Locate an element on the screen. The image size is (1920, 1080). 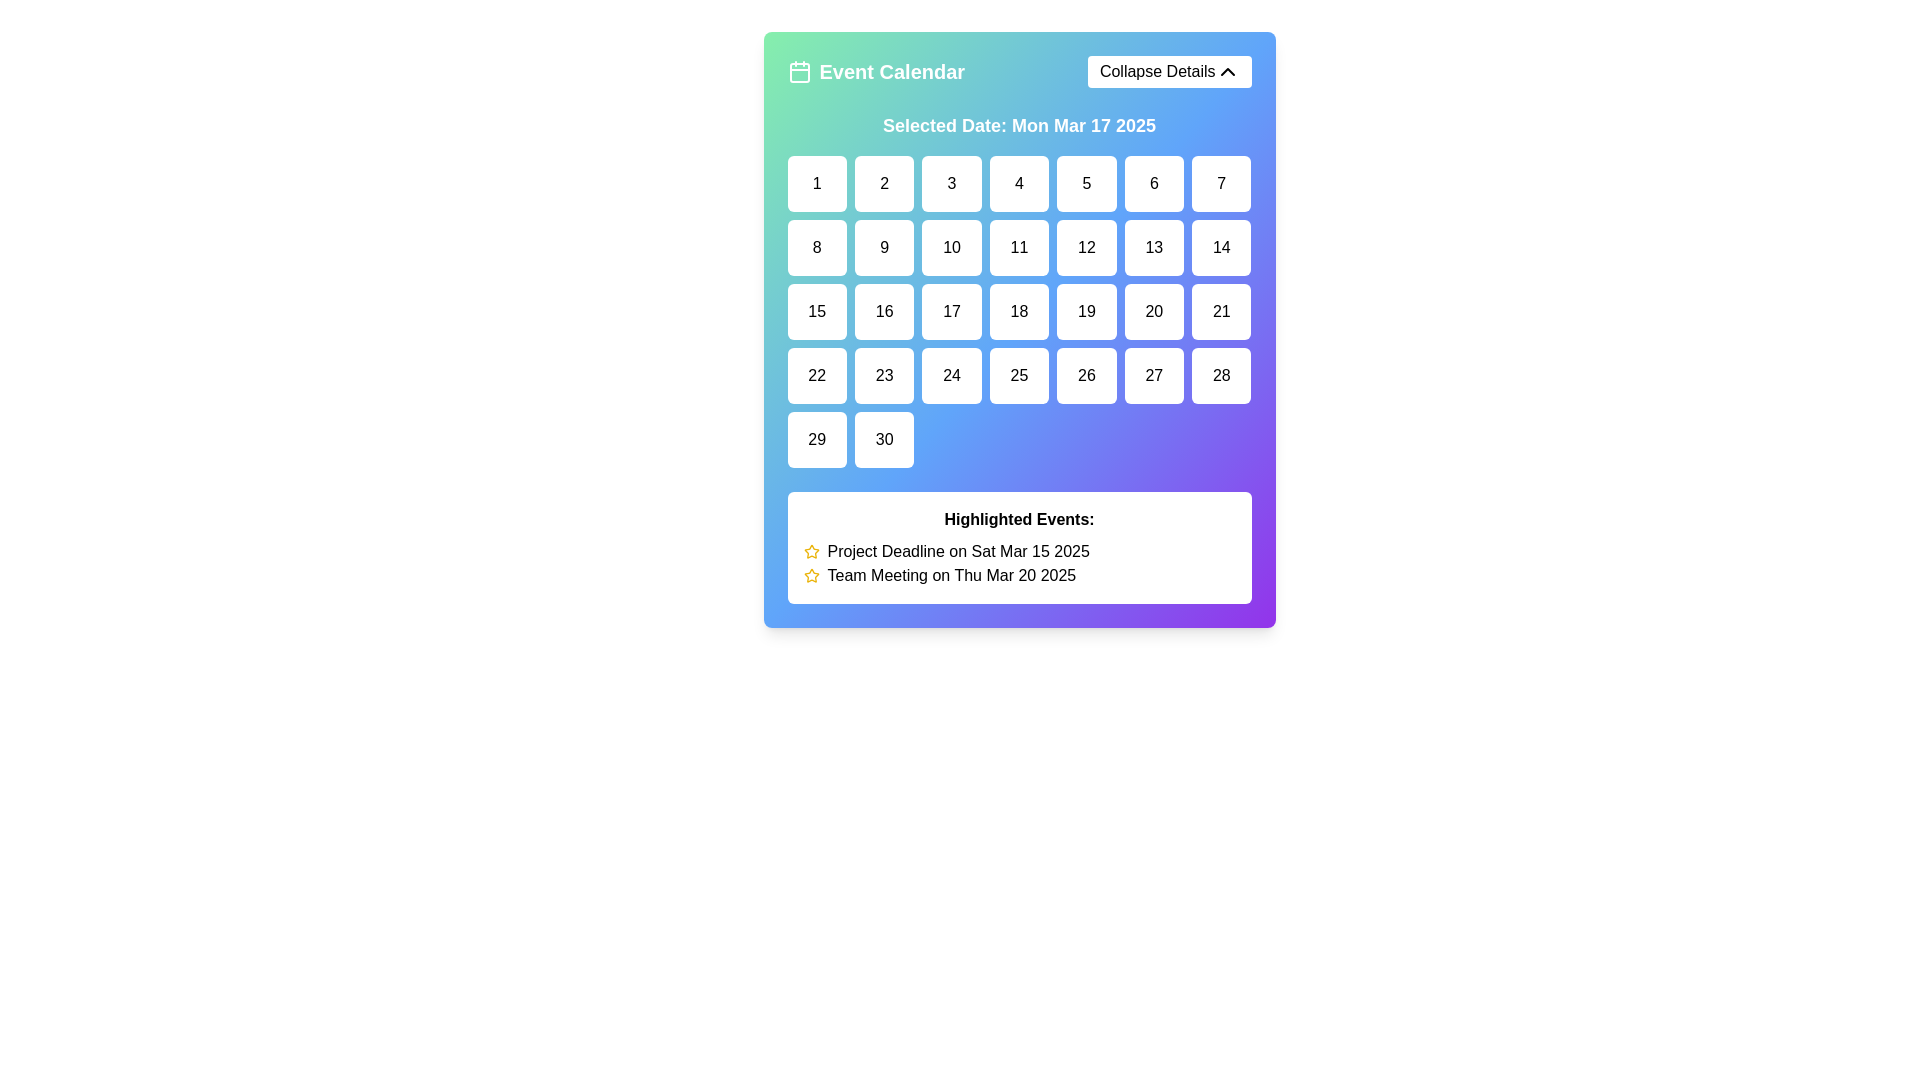
the grid cell displaying the number '18' with a white background and rounded corners is located at coordinates (1019, 312).